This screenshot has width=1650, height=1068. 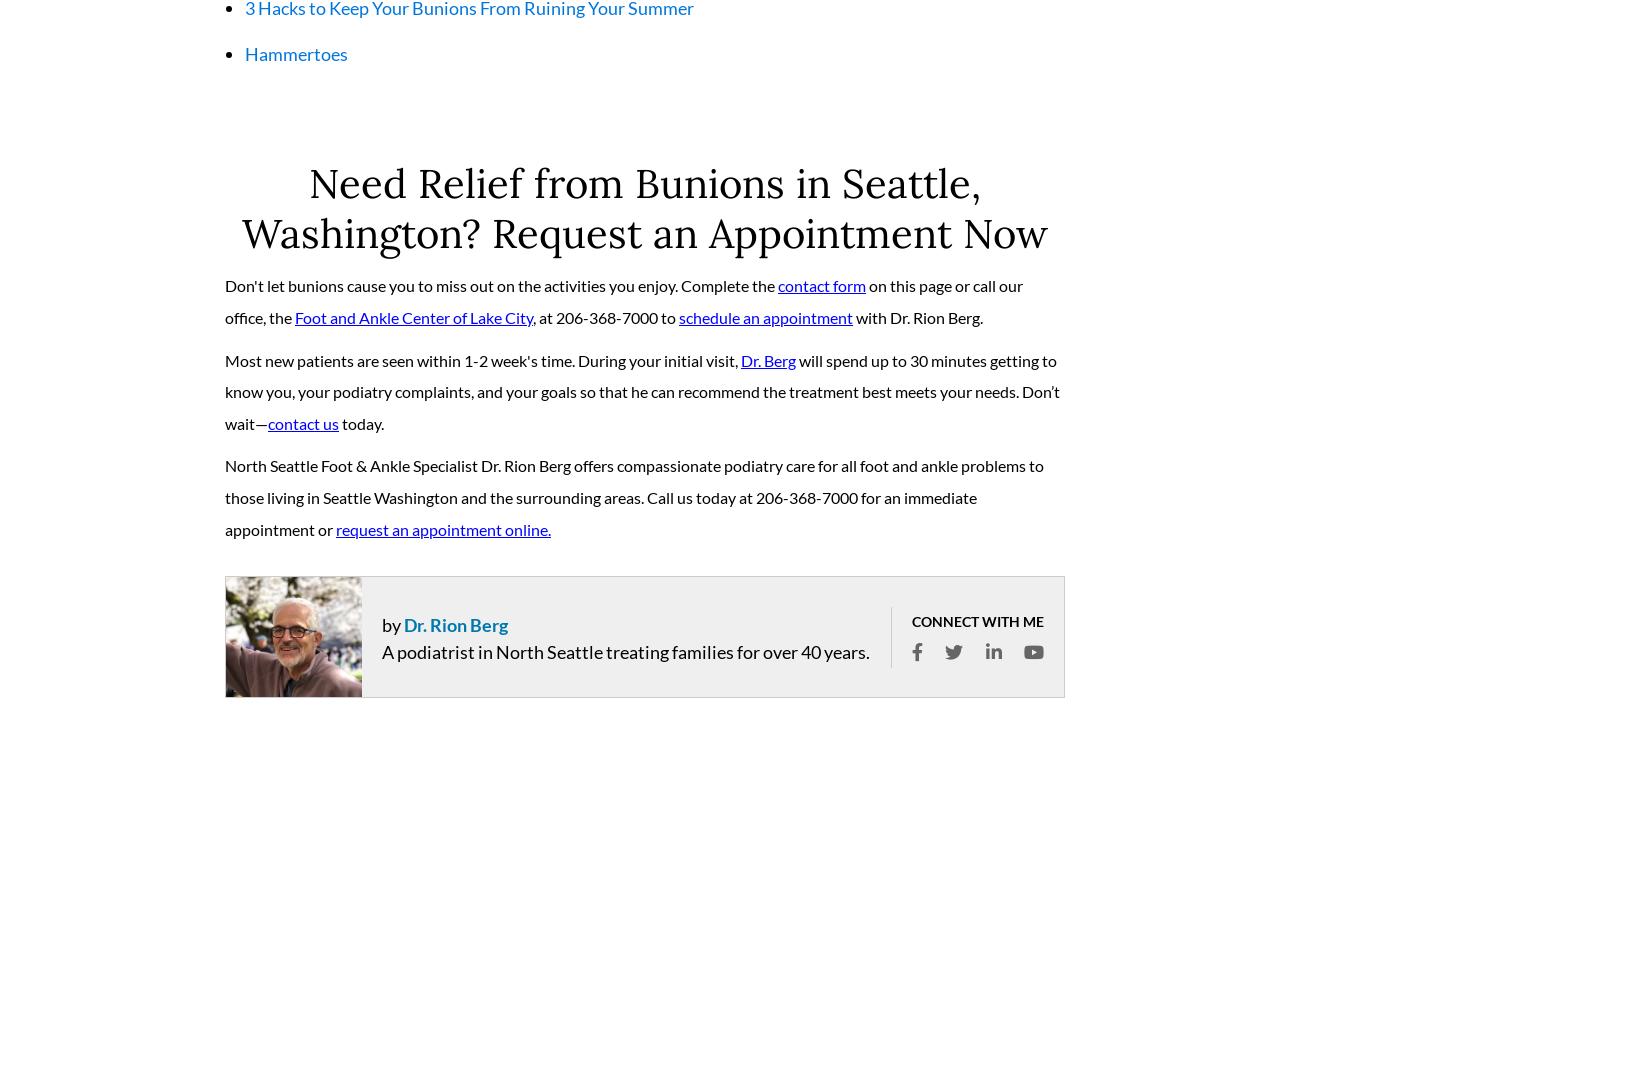 I want to click on 'Need Relief from Bunions in Seattle, Washington? Request an Appointment Now', so click(x=242, y=217).